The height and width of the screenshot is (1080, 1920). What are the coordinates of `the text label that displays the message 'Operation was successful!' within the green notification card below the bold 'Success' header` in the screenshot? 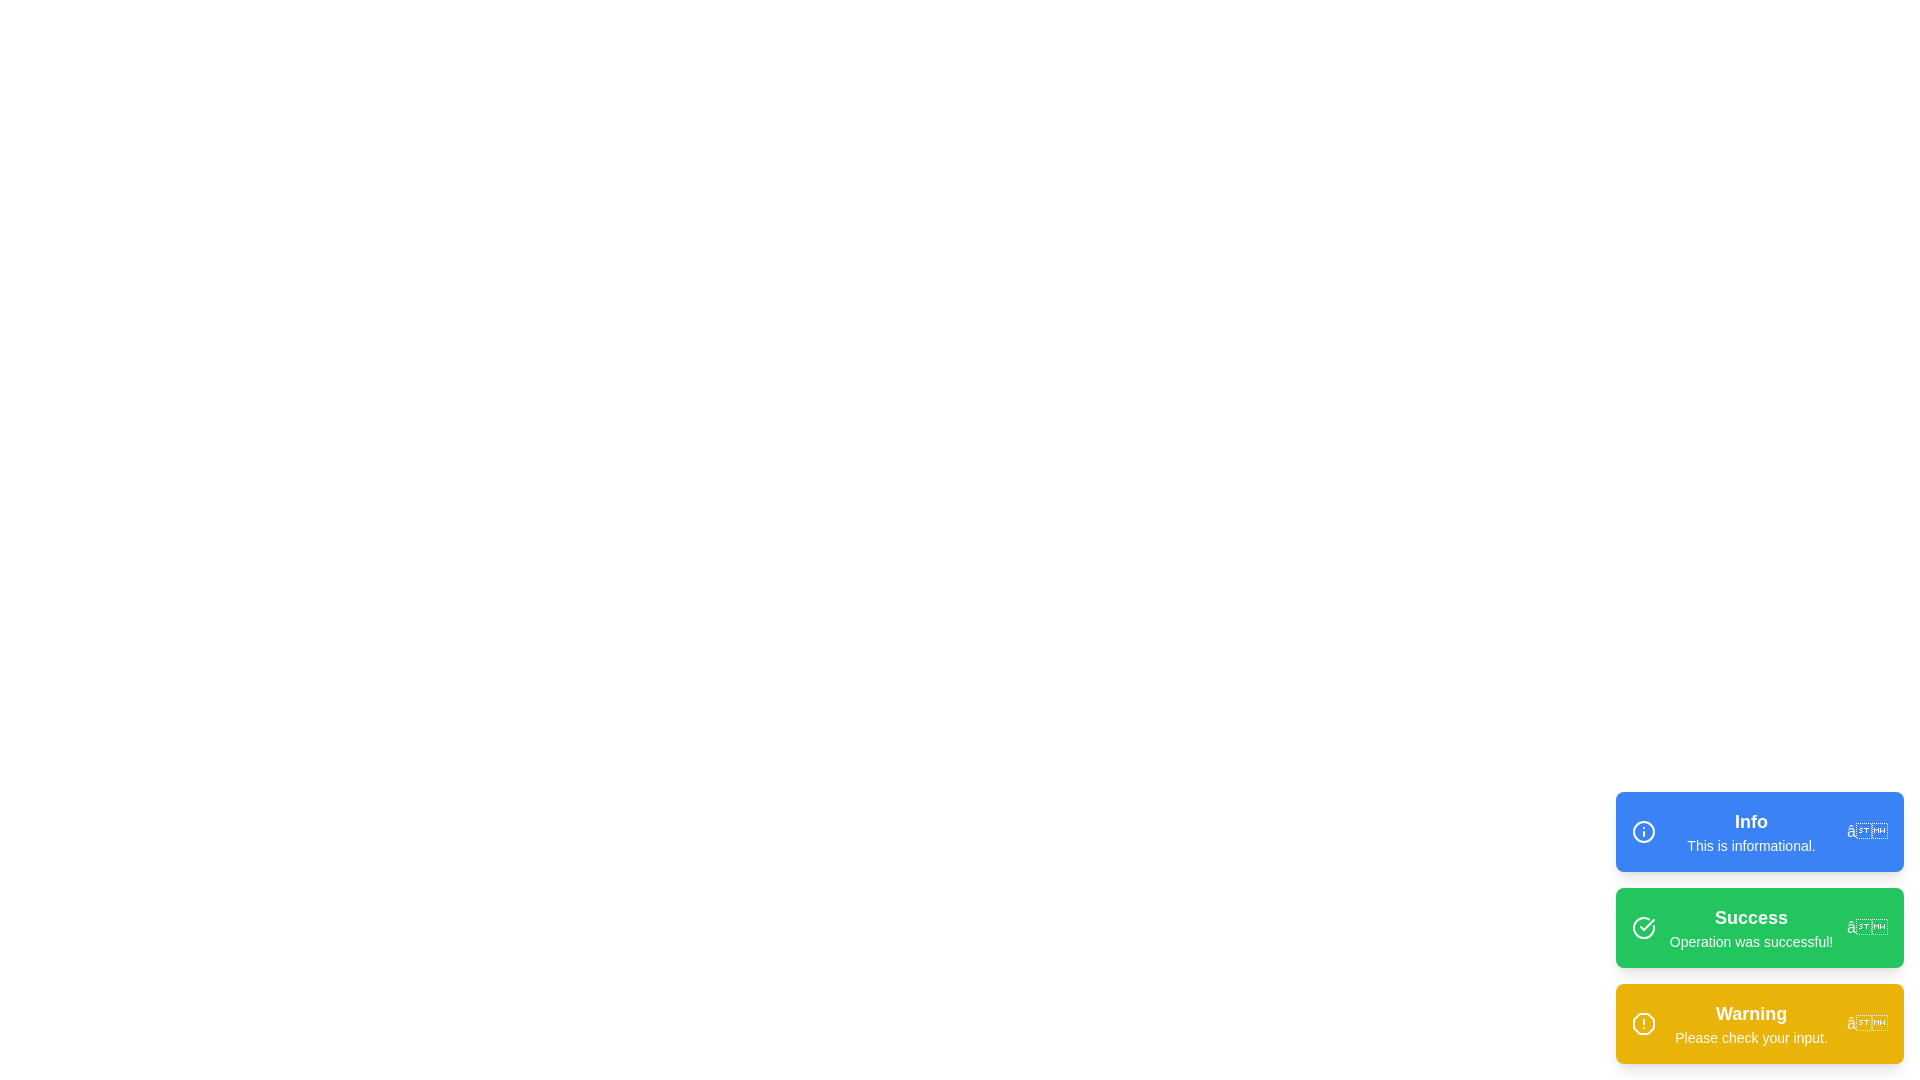 It's located at (1750, 941).